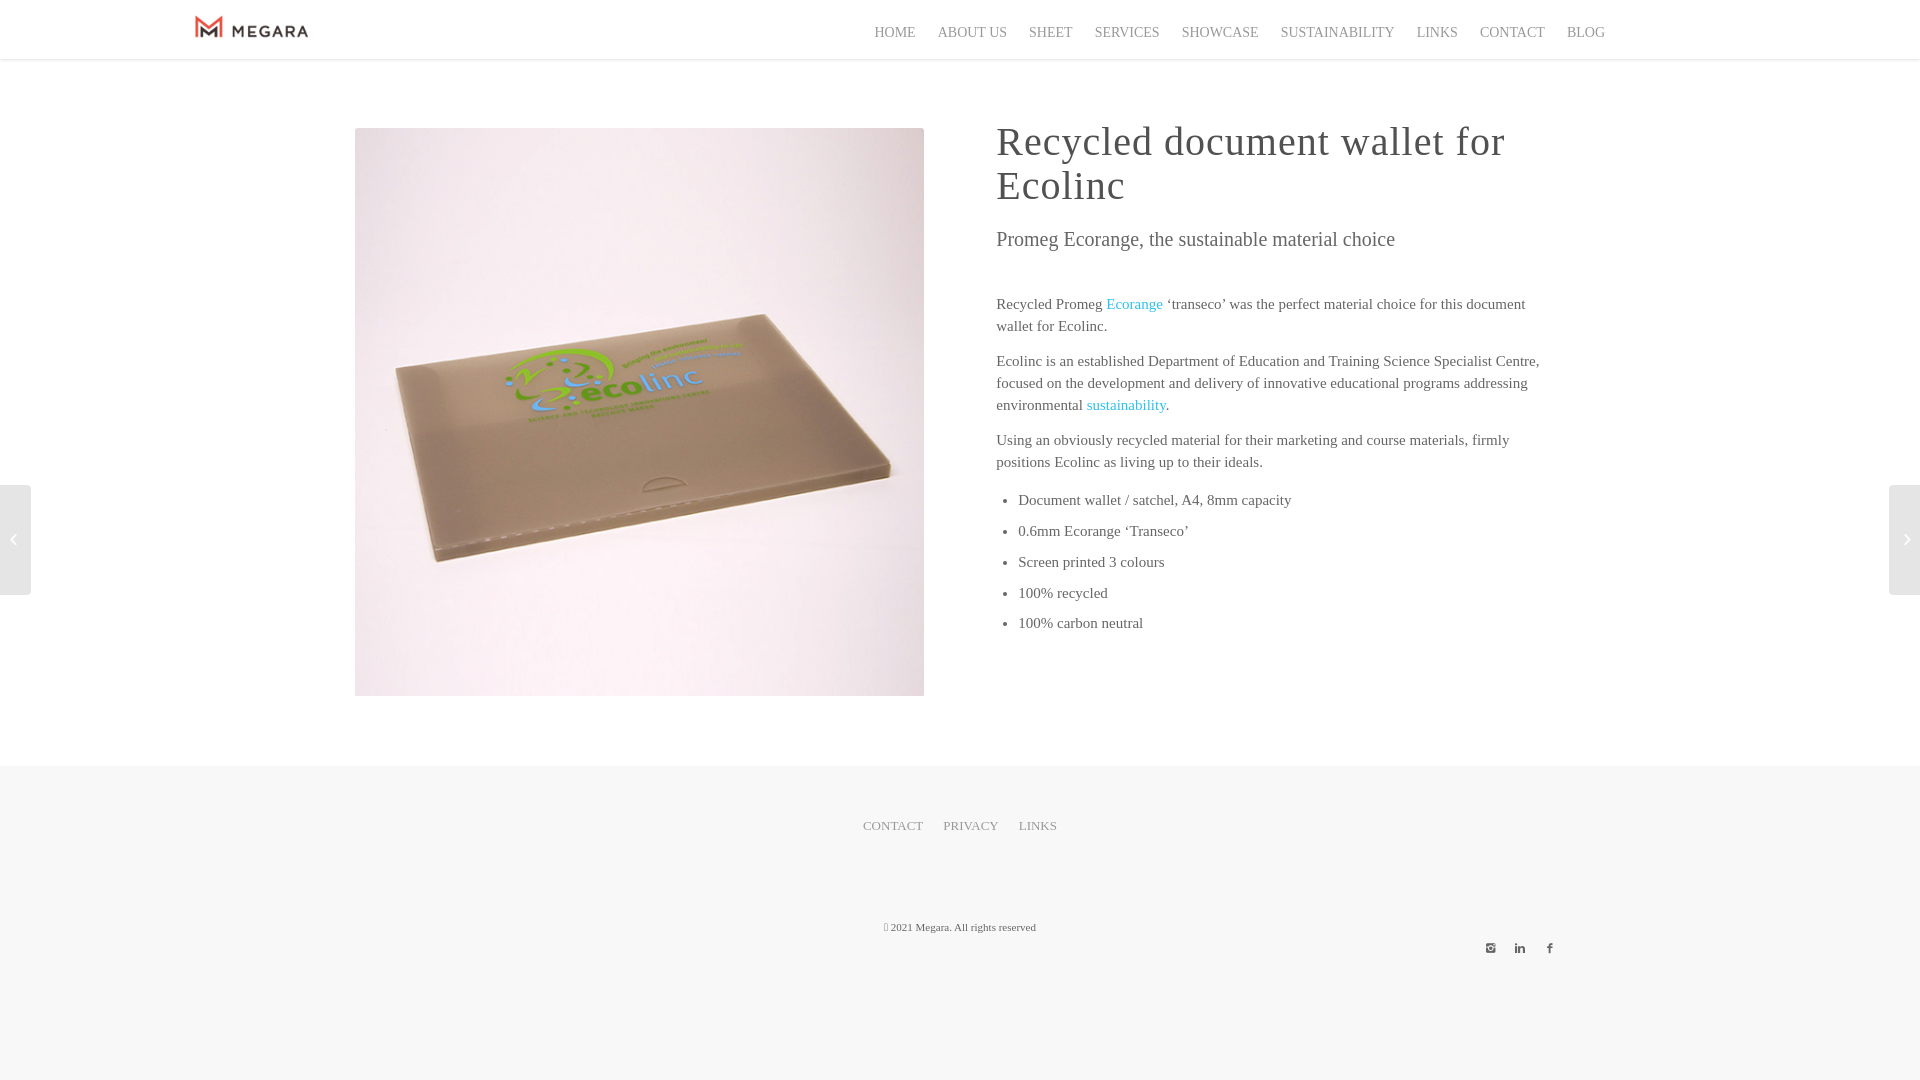 The height and width of the screenshot is (1080, 1920). Describe the element at coordinates (1511, 29) in the screenshot. I see `'CONTACT'` at that location.